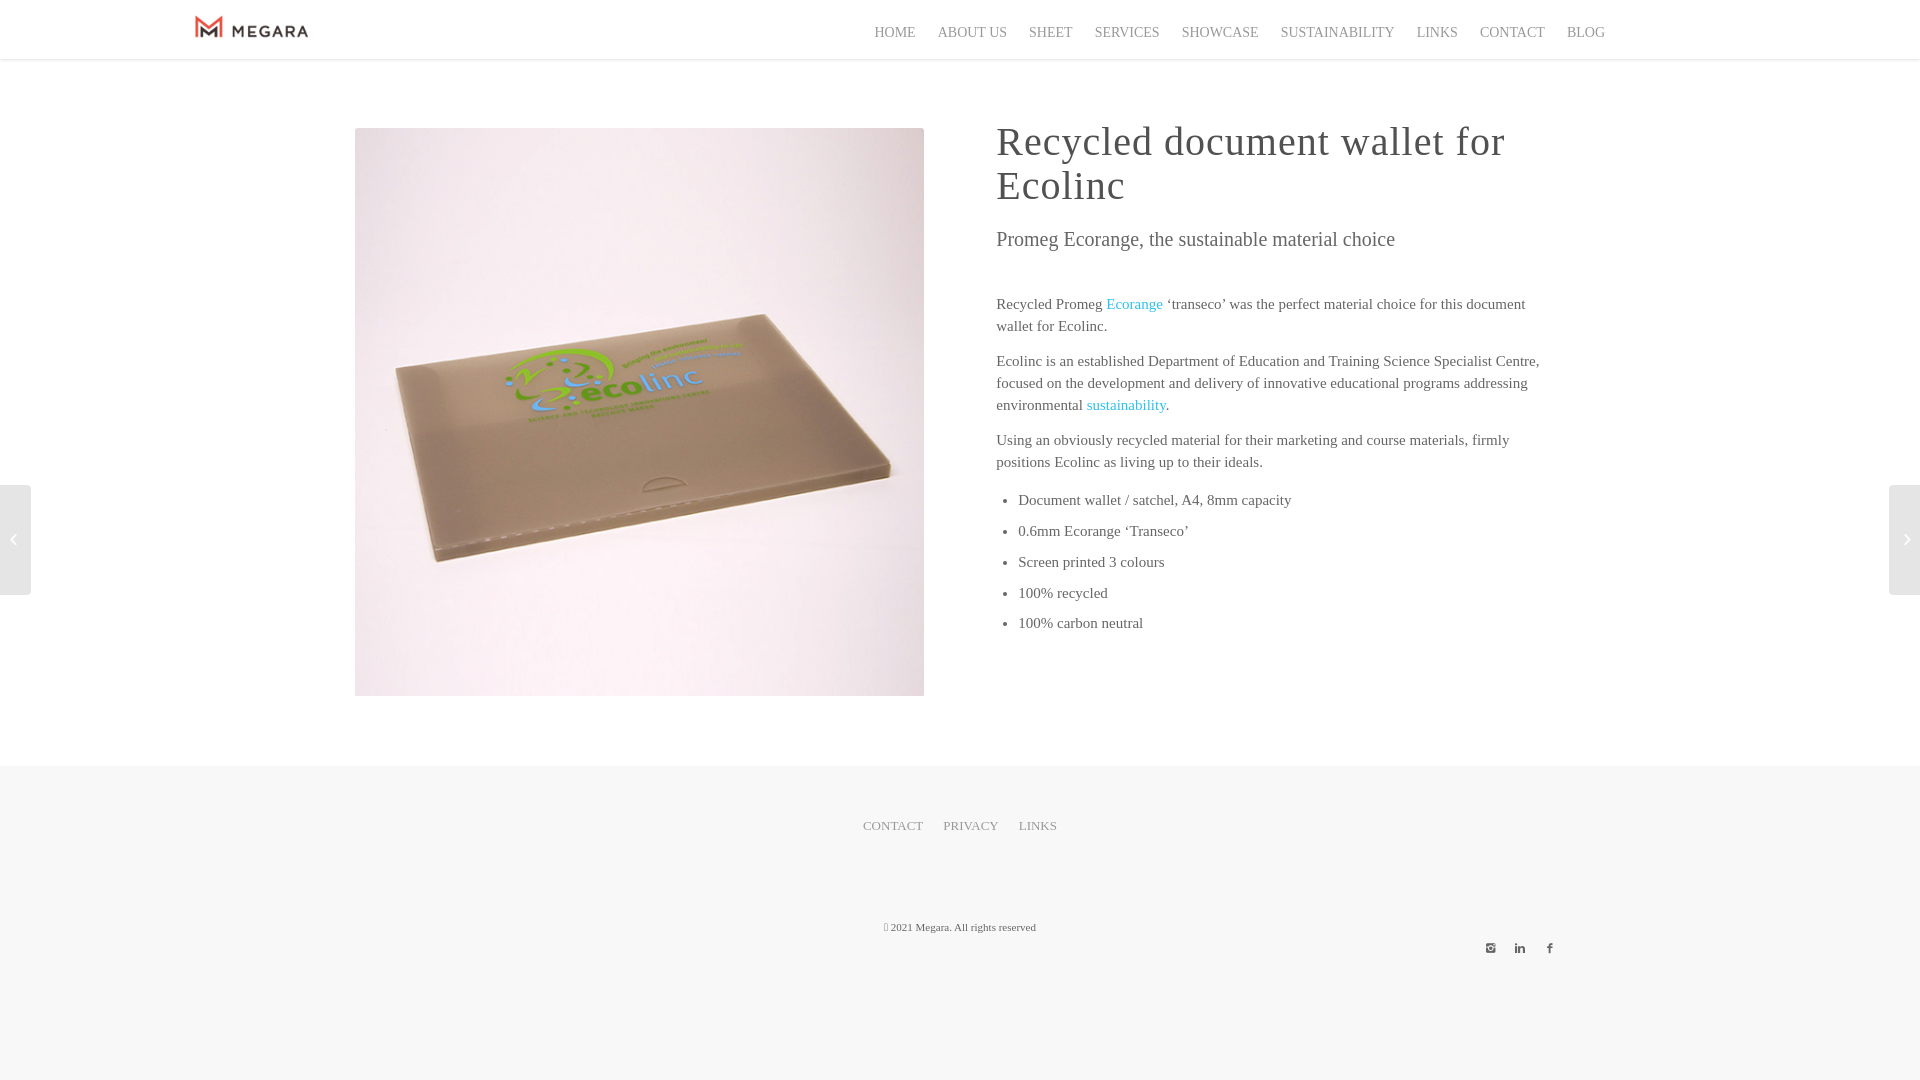 The height and width of the screenshot is (1080, 1920). Describe the element at coordinates (1511, 29) in the screenshot. I see `'CONTACT'` at that location.